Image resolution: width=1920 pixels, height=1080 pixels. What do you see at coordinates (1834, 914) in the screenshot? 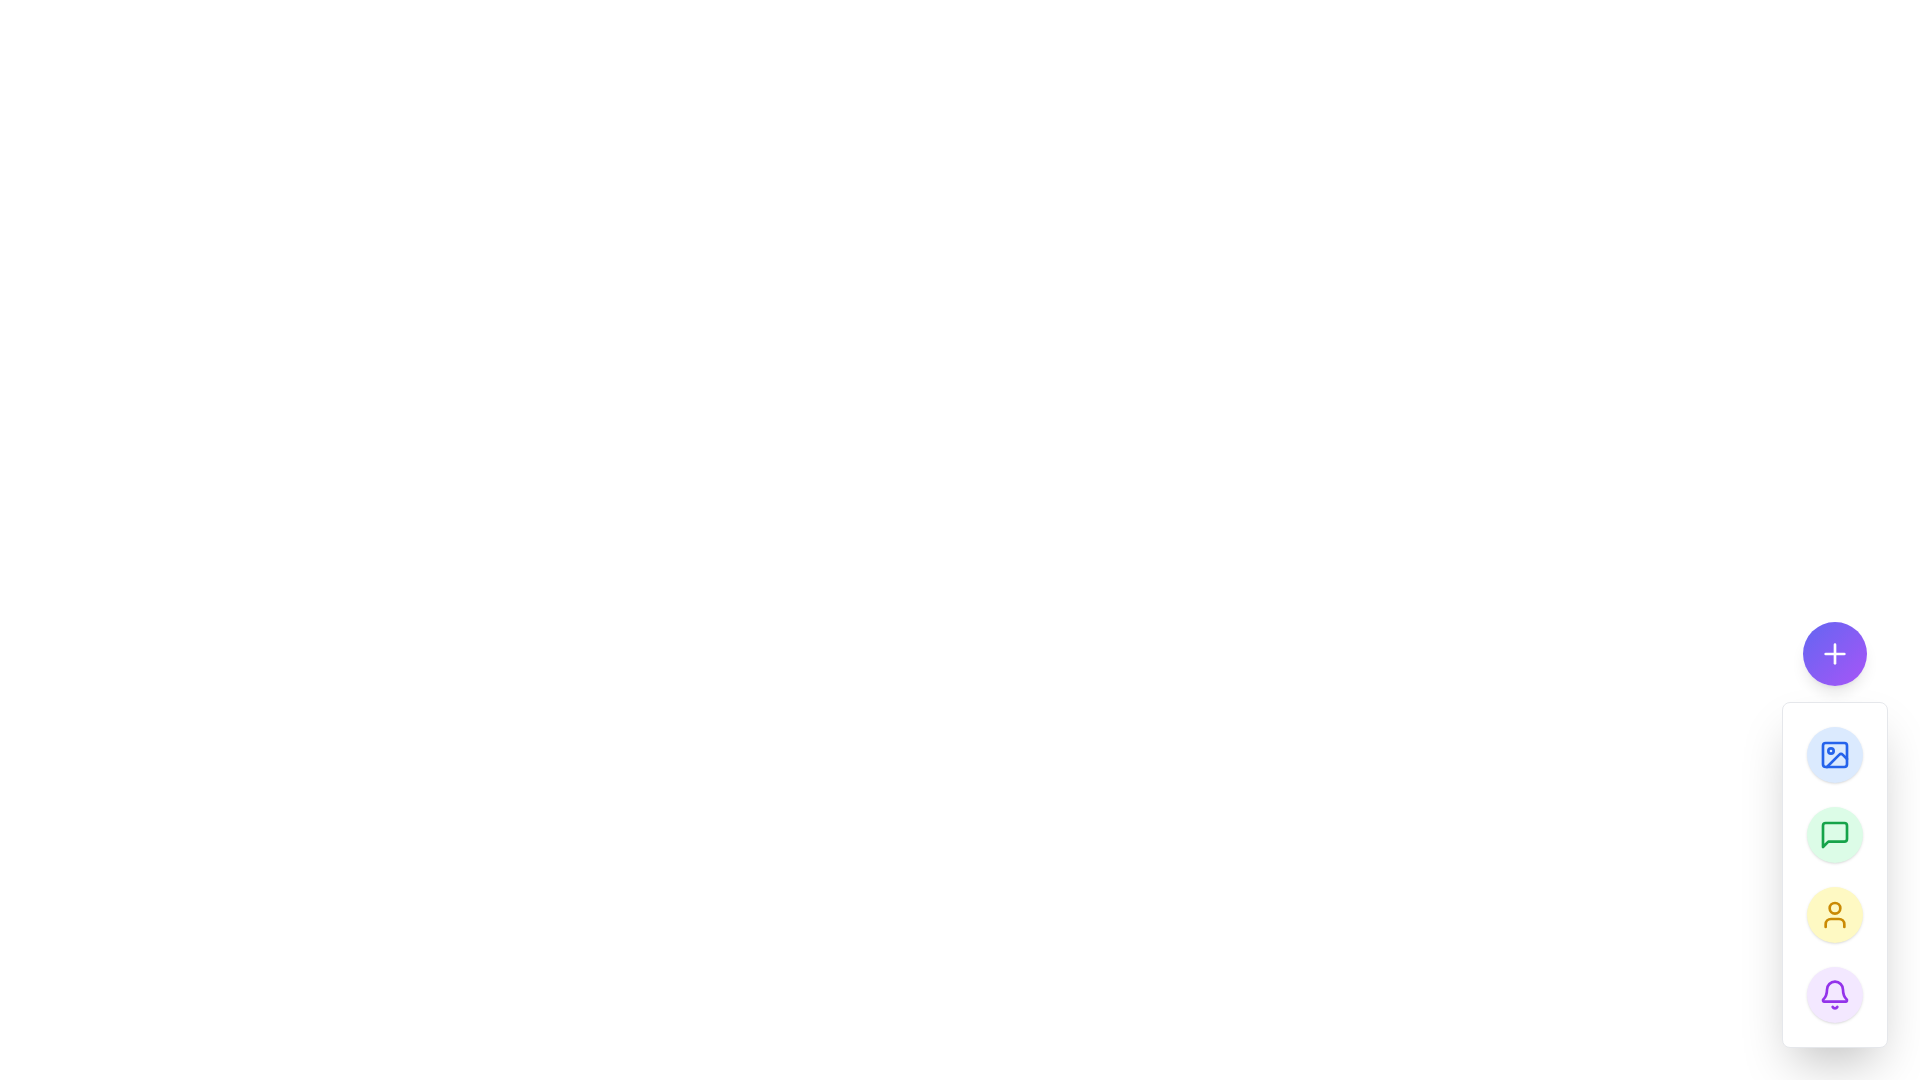
I see `the circular button with a yellow background and a dark yellow user icon, located third from the top in a vertical series of buttons` at bounding box center [1834, 914].